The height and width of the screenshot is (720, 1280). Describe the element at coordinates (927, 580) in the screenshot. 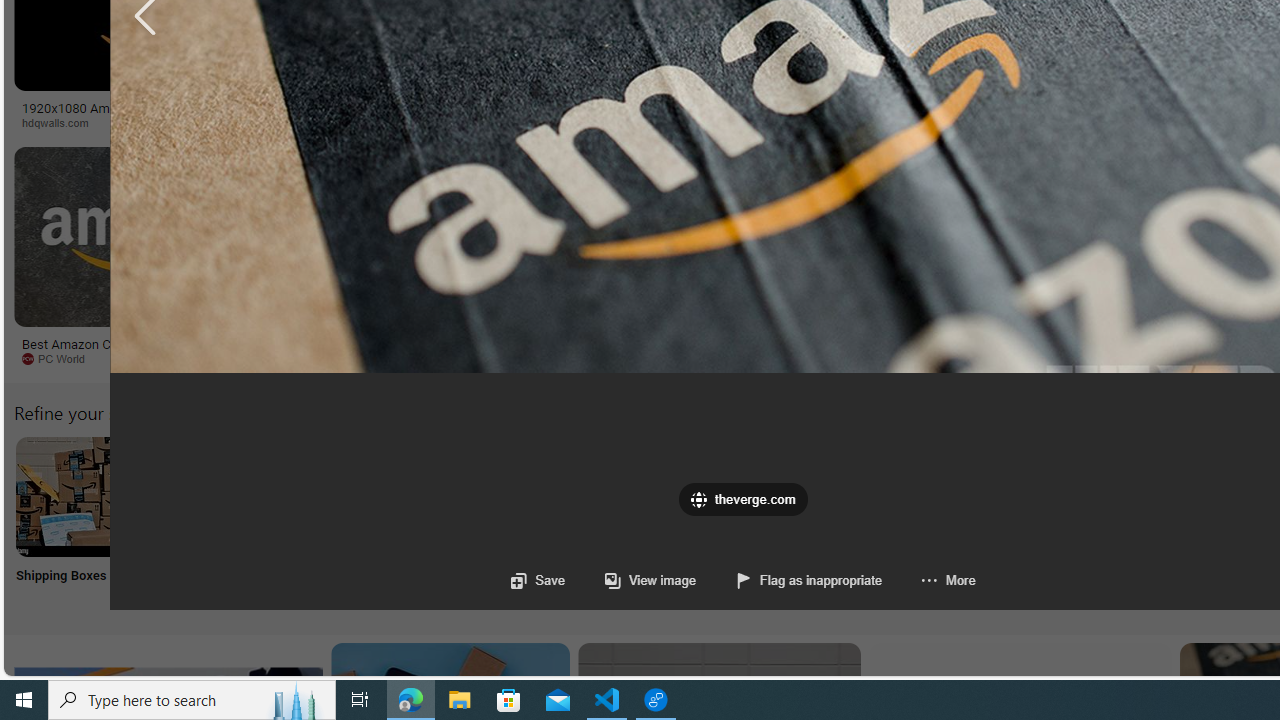

I see `'More'` at that location.